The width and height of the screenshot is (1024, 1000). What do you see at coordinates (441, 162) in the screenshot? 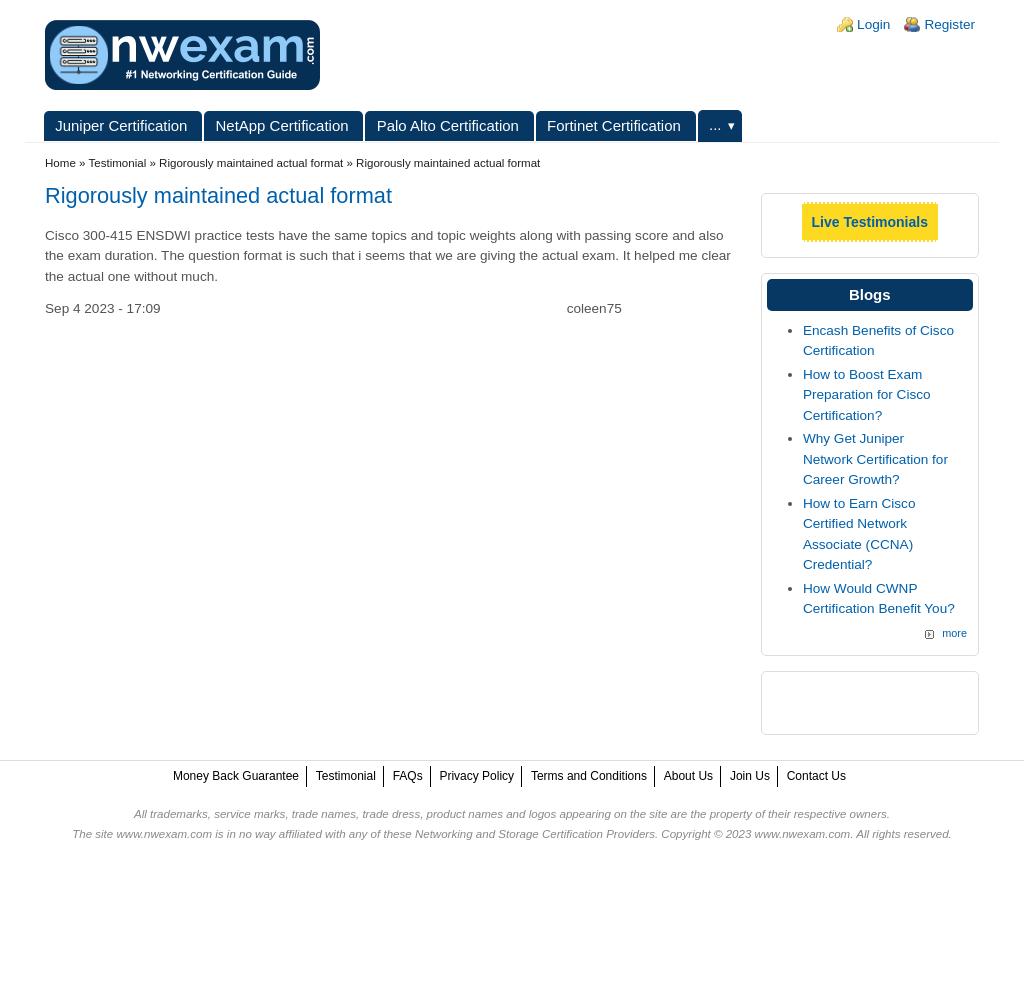
I see `'» Rigorously maintained actual format'` at bounding box center [441, 162].